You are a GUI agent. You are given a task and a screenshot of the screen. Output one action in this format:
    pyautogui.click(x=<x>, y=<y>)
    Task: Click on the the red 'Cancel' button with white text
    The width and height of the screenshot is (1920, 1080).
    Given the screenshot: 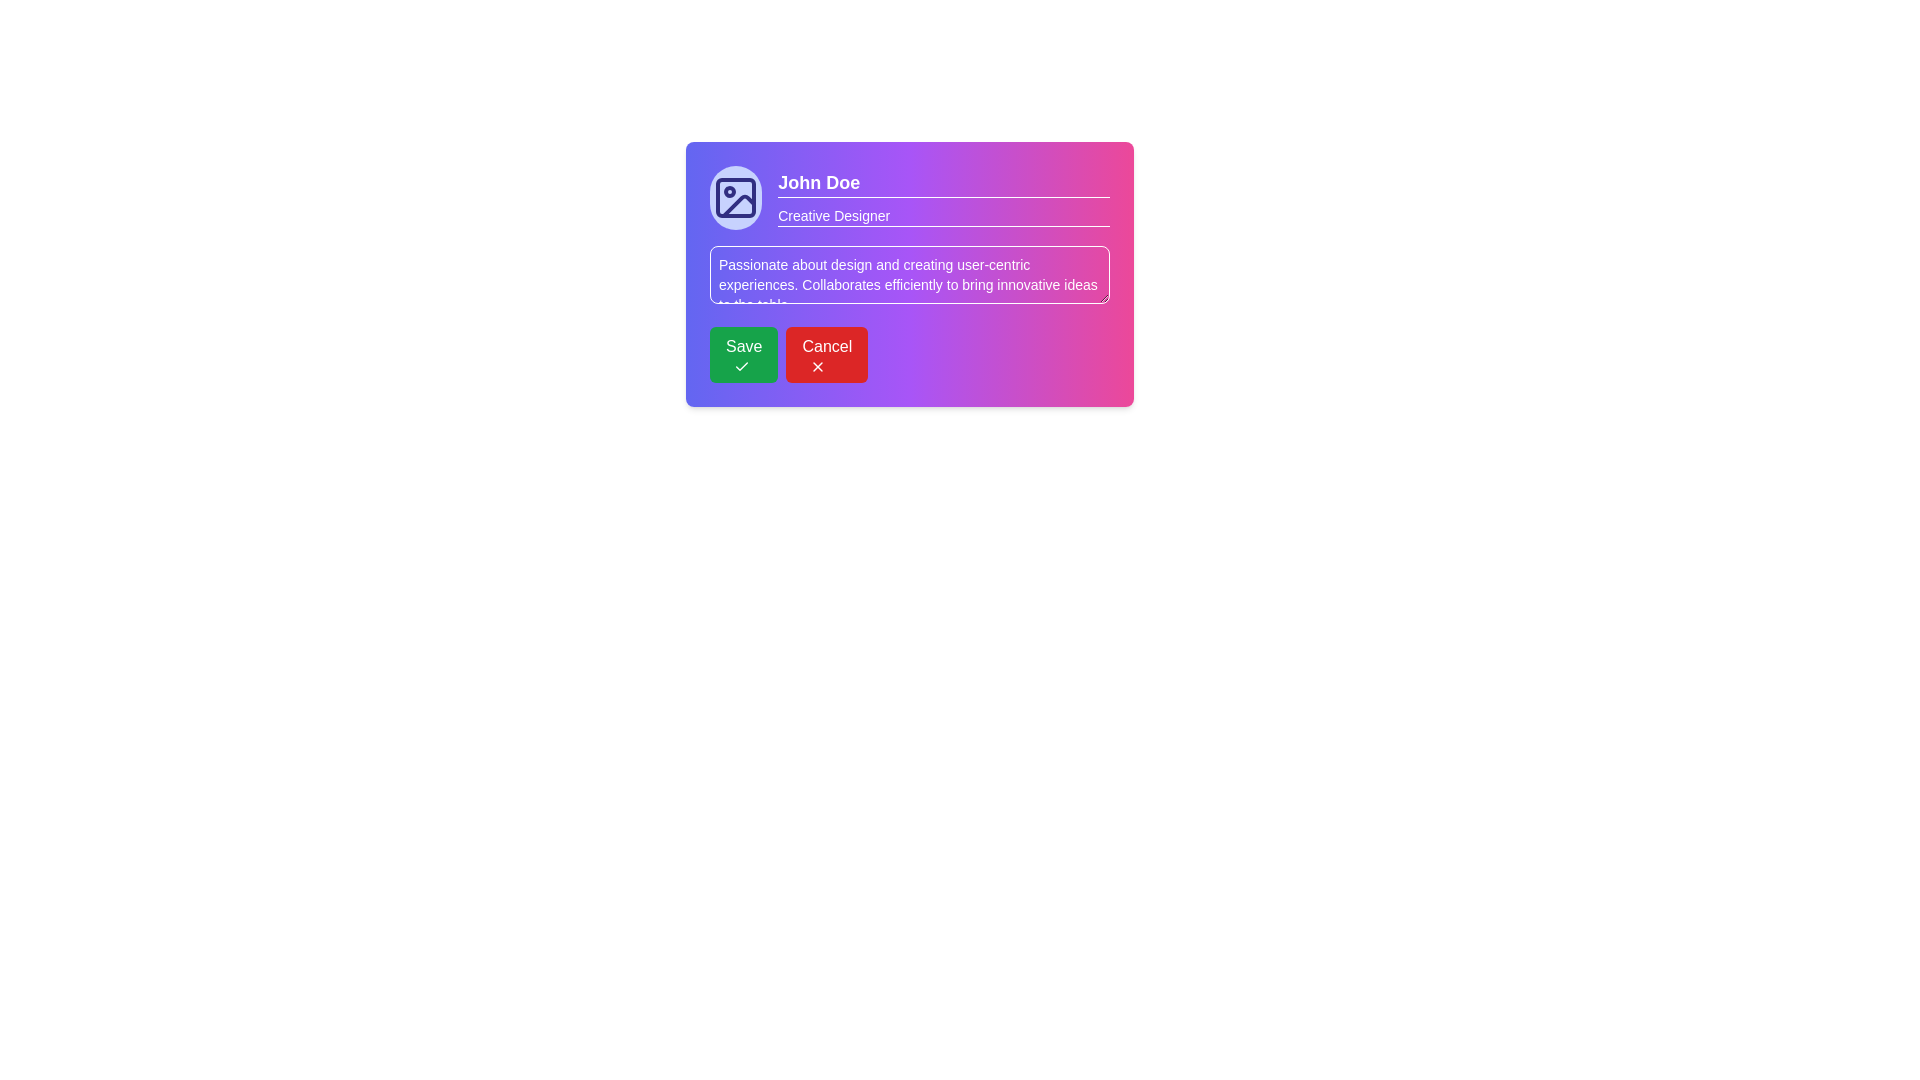 What is the action you would take?
    pyautogui.click(x=827, y=353)
    